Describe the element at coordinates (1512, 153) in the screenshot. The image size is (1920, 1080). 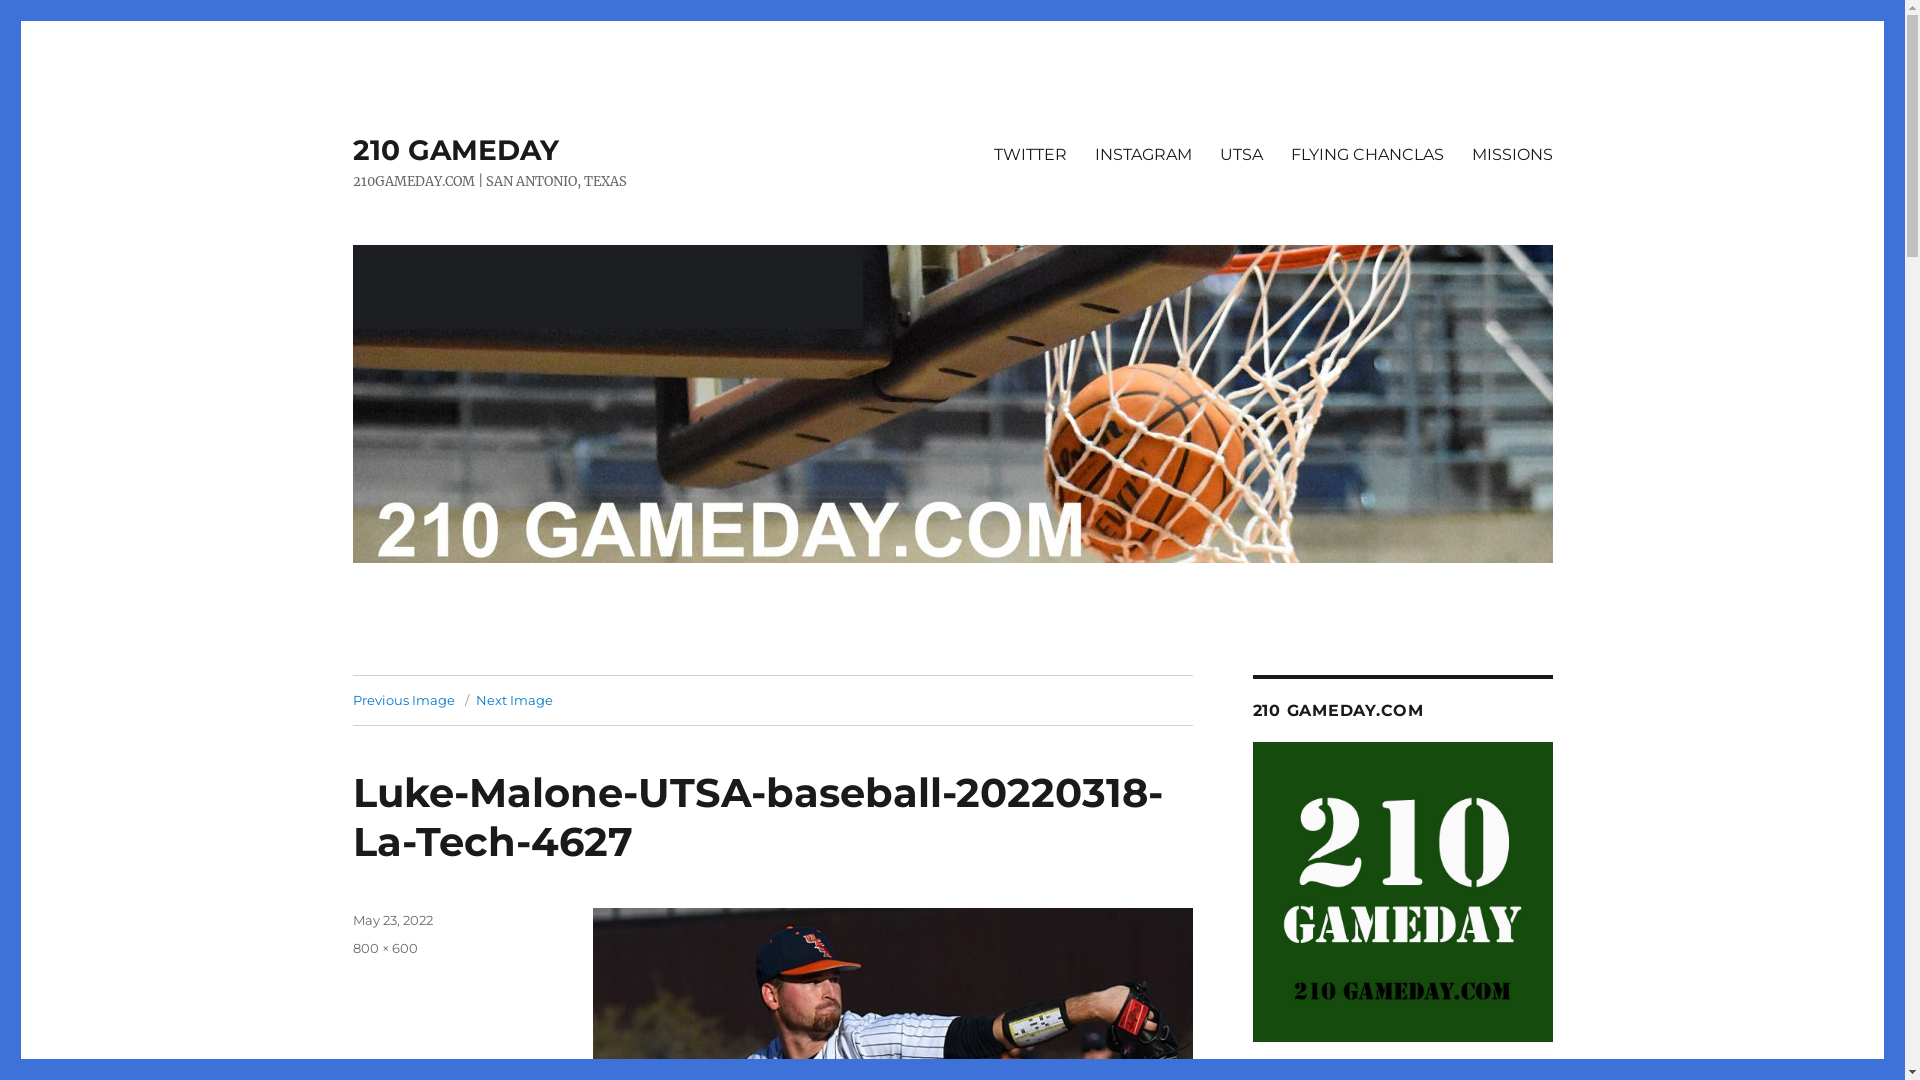
I see `'MISSIONS'` at that location.